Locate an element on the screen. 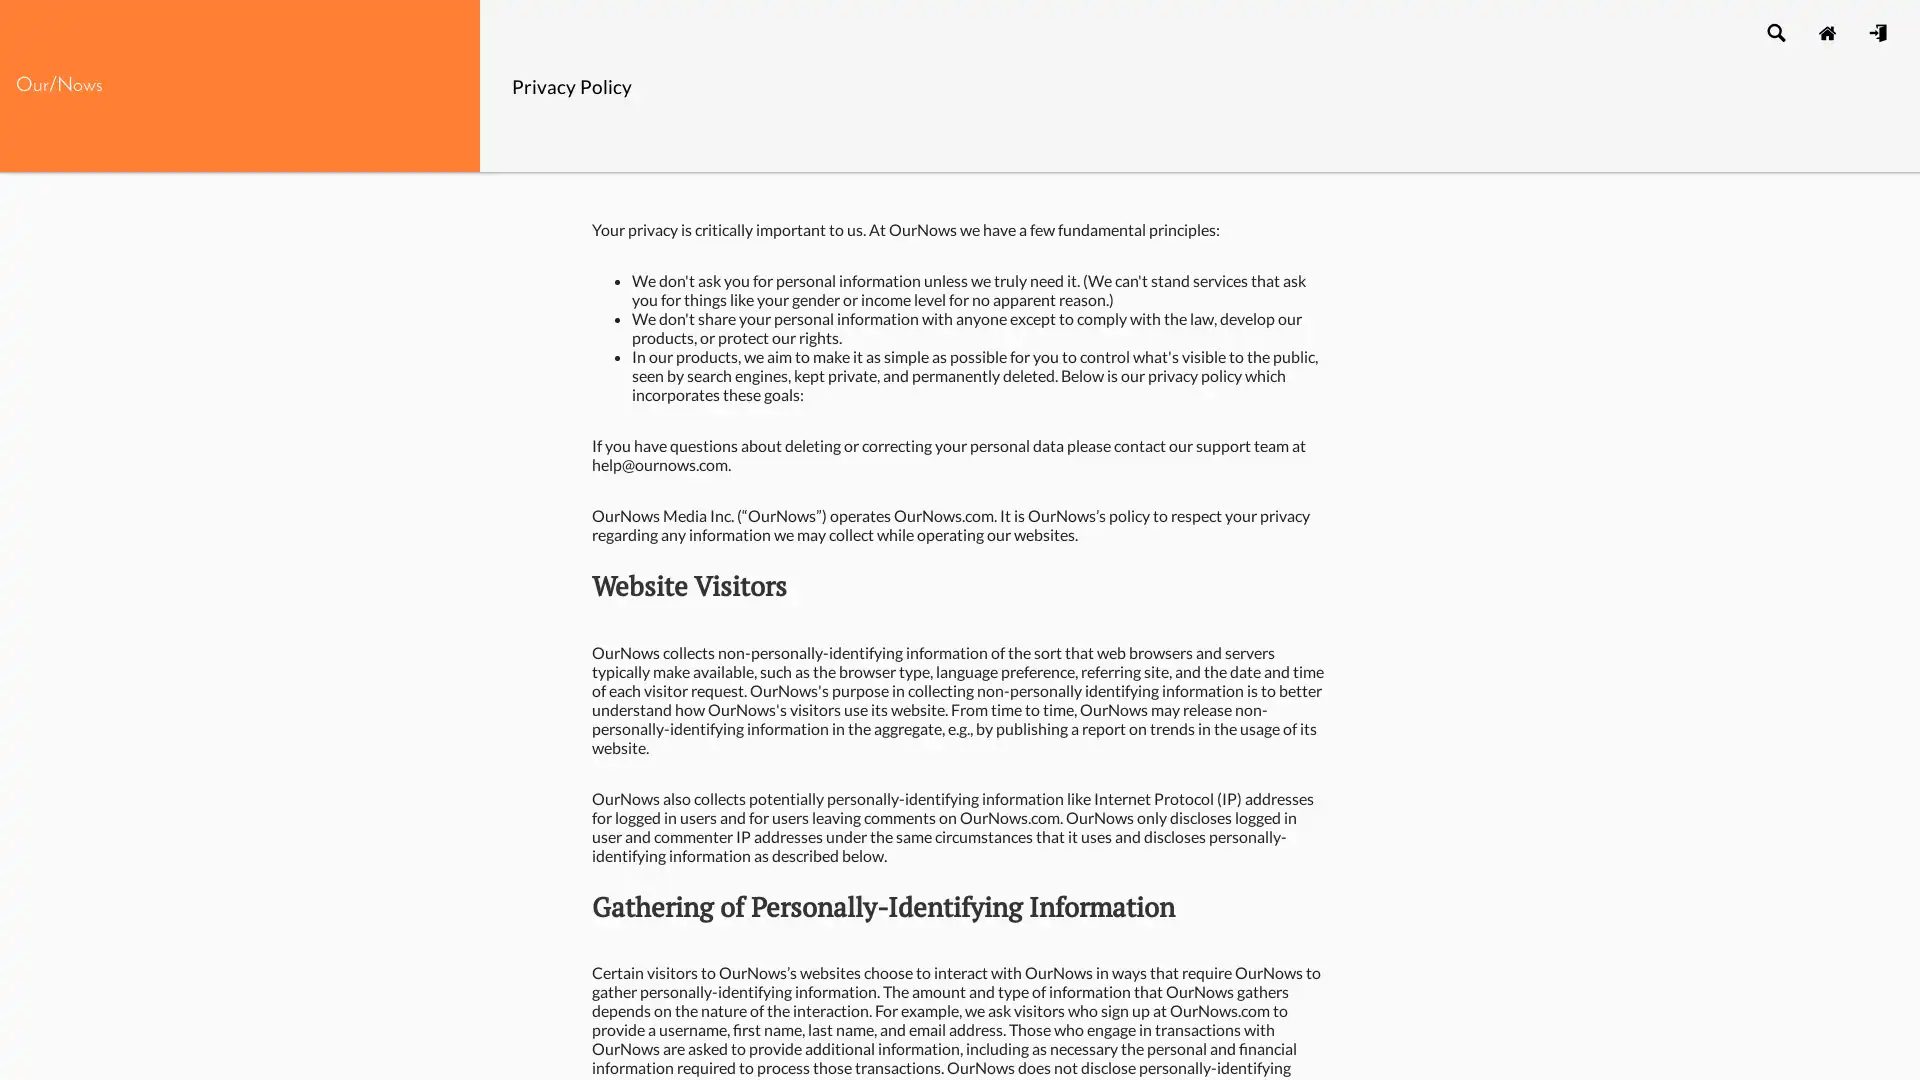  Login is located at coordinates (1876, 31).